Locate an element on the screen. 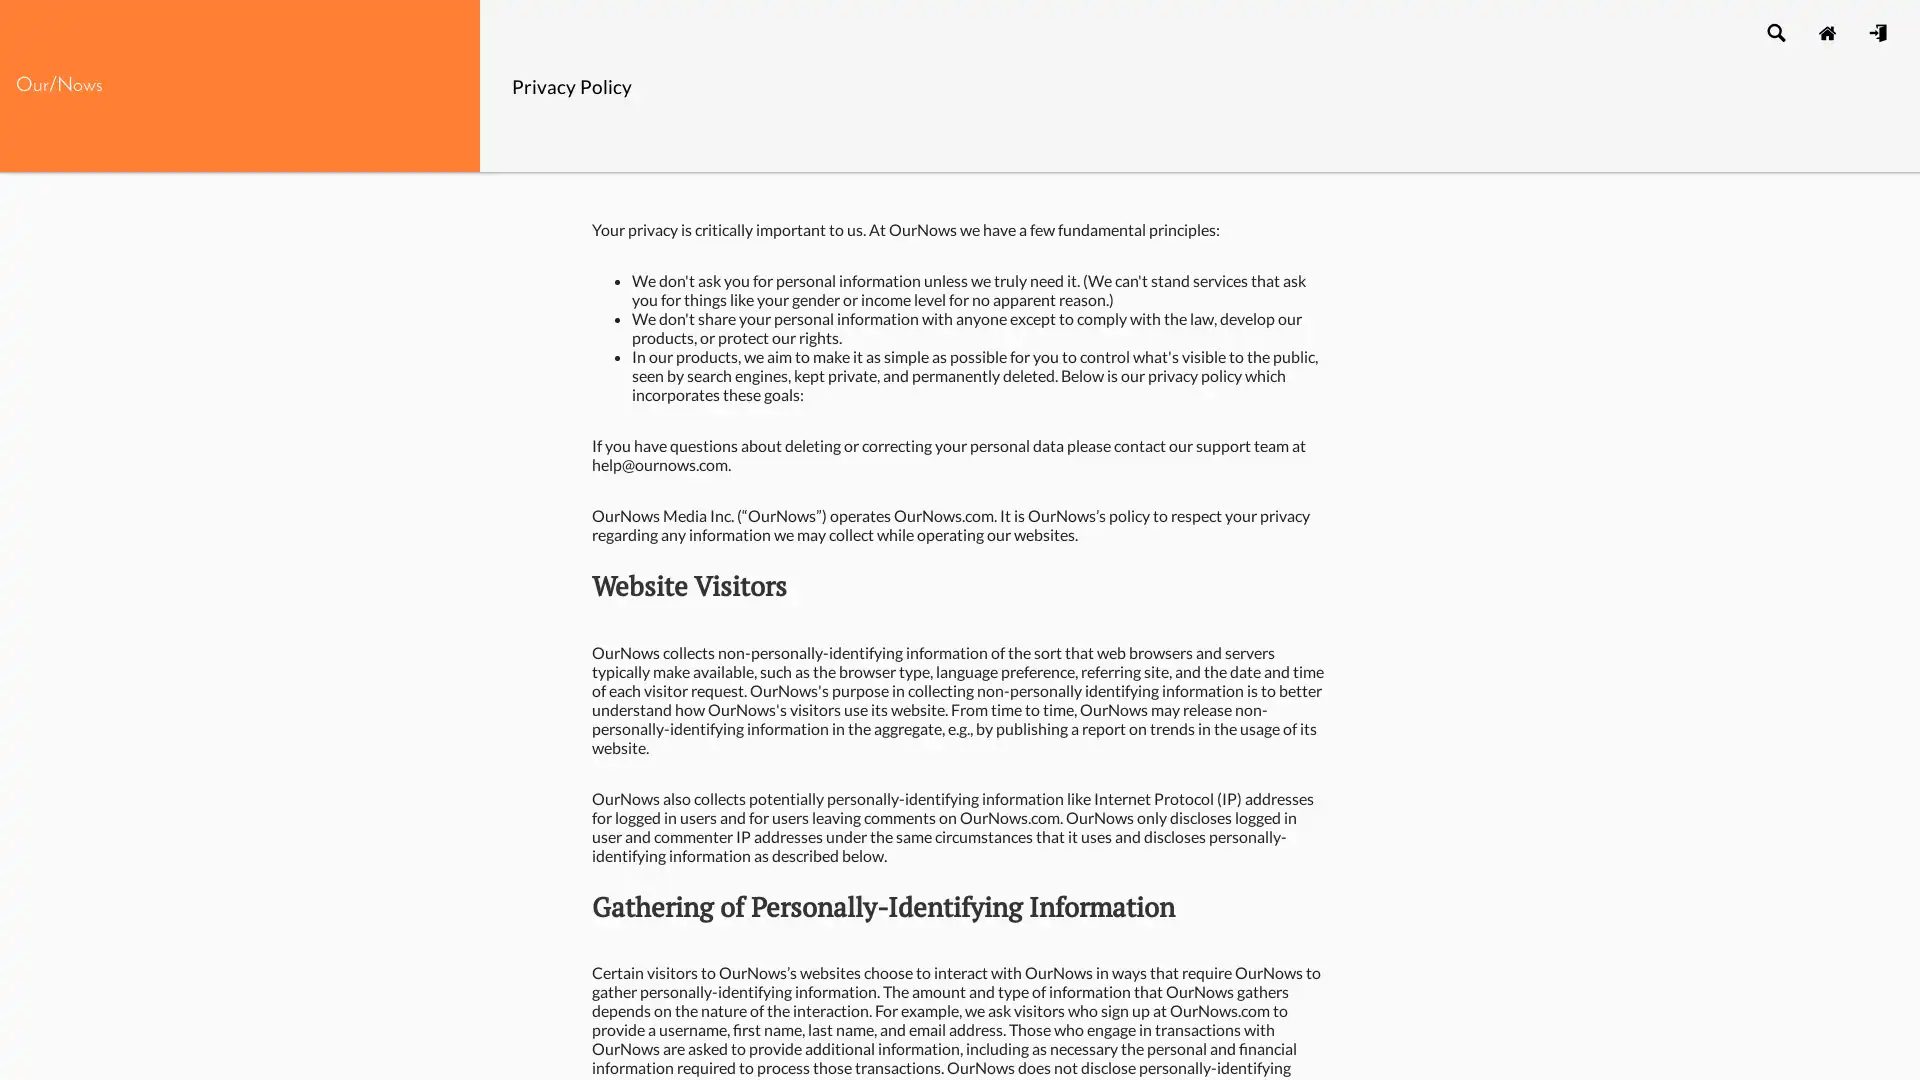  Login is located at coordinates (1876, 31).